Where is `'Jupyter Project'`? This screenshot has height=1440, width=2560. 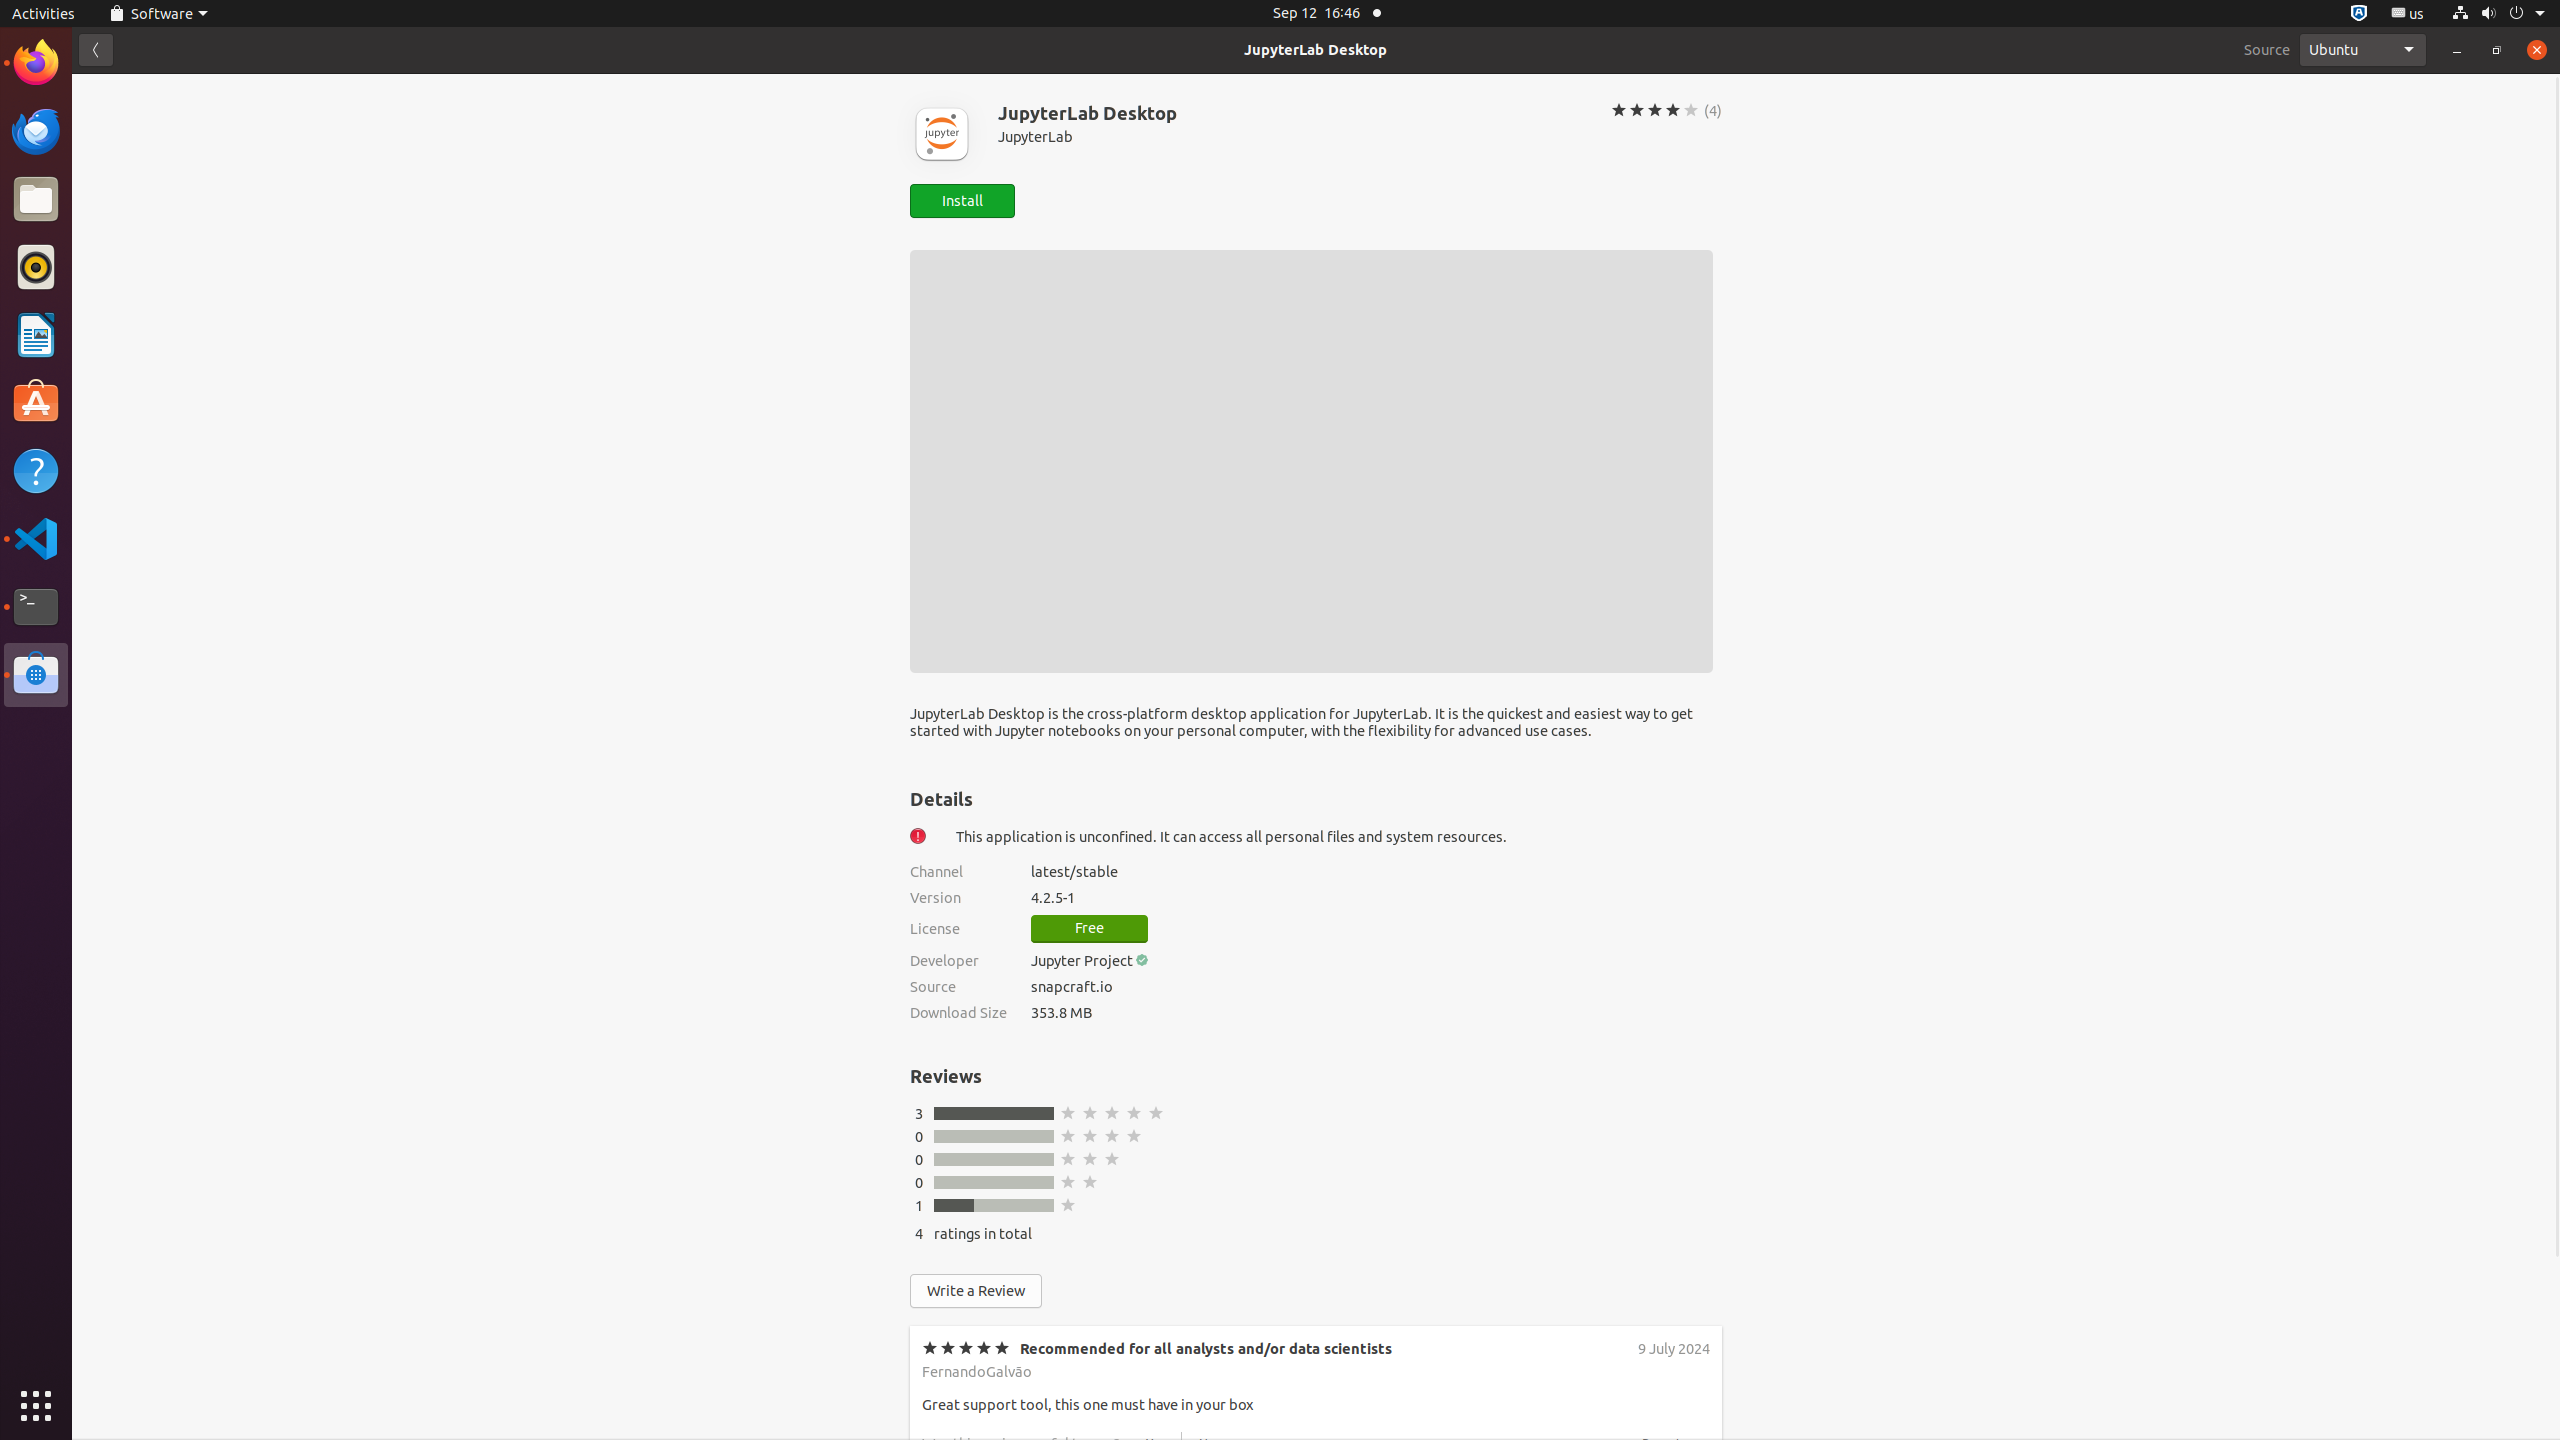 'Jupyter Project' is located at coordinates (1081, 960).